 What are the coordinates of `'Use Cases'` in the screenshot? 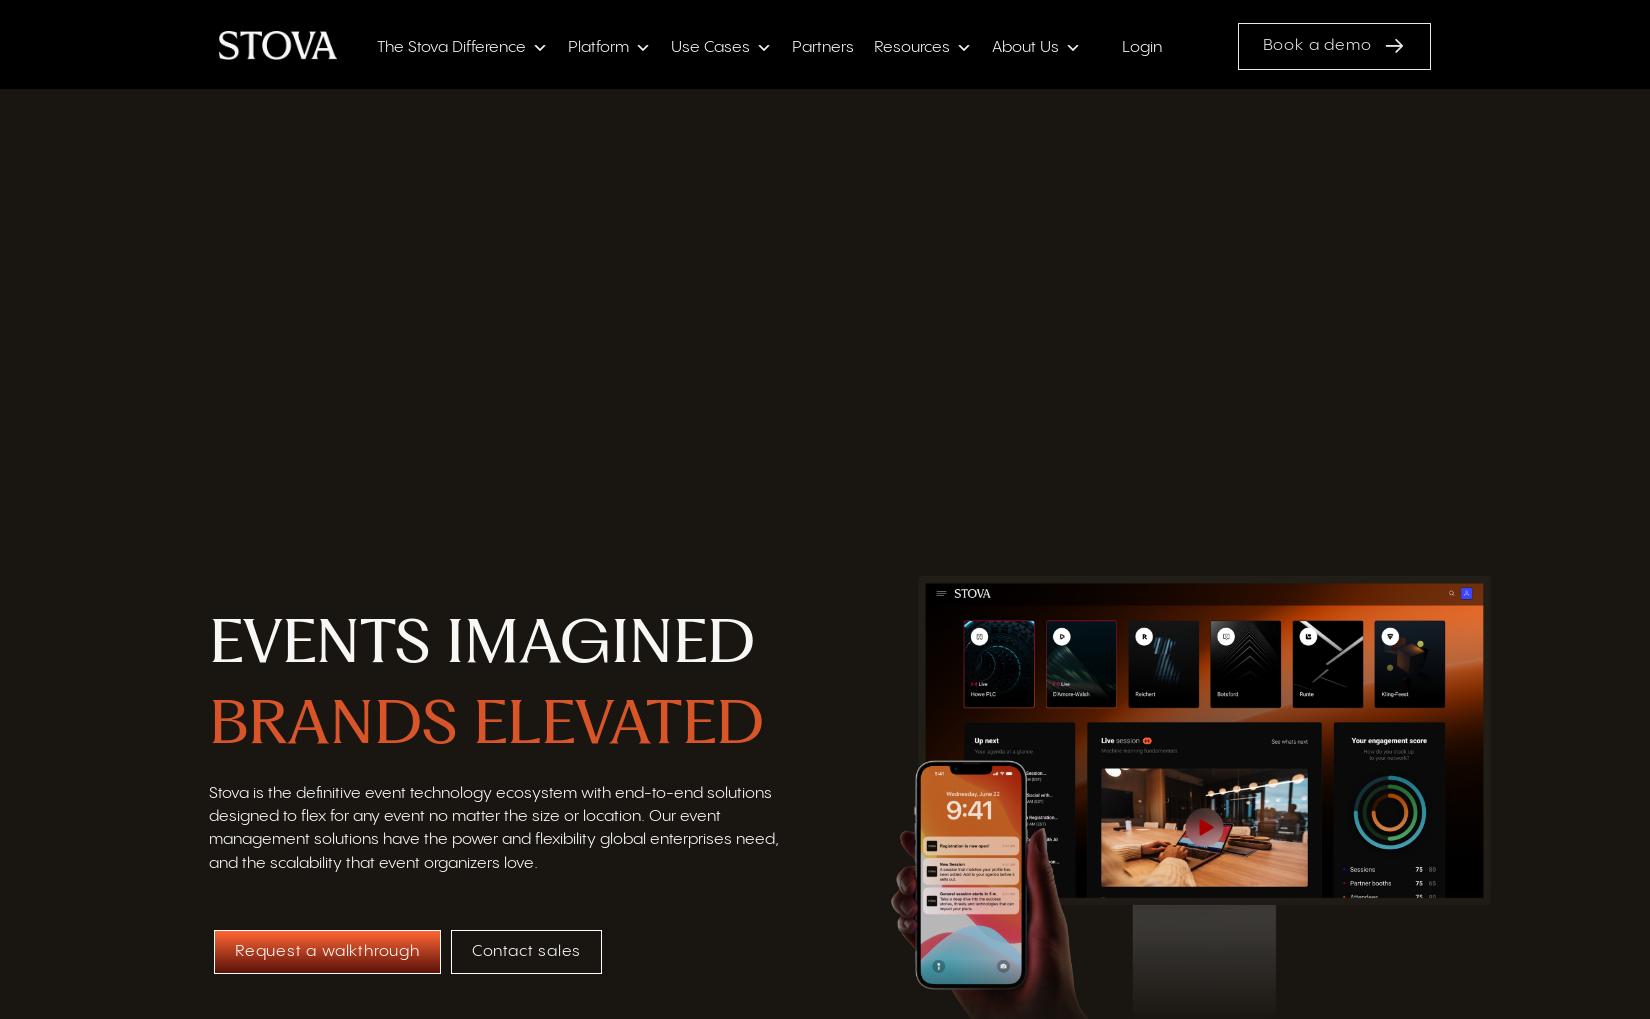 It's located at (708, 49).